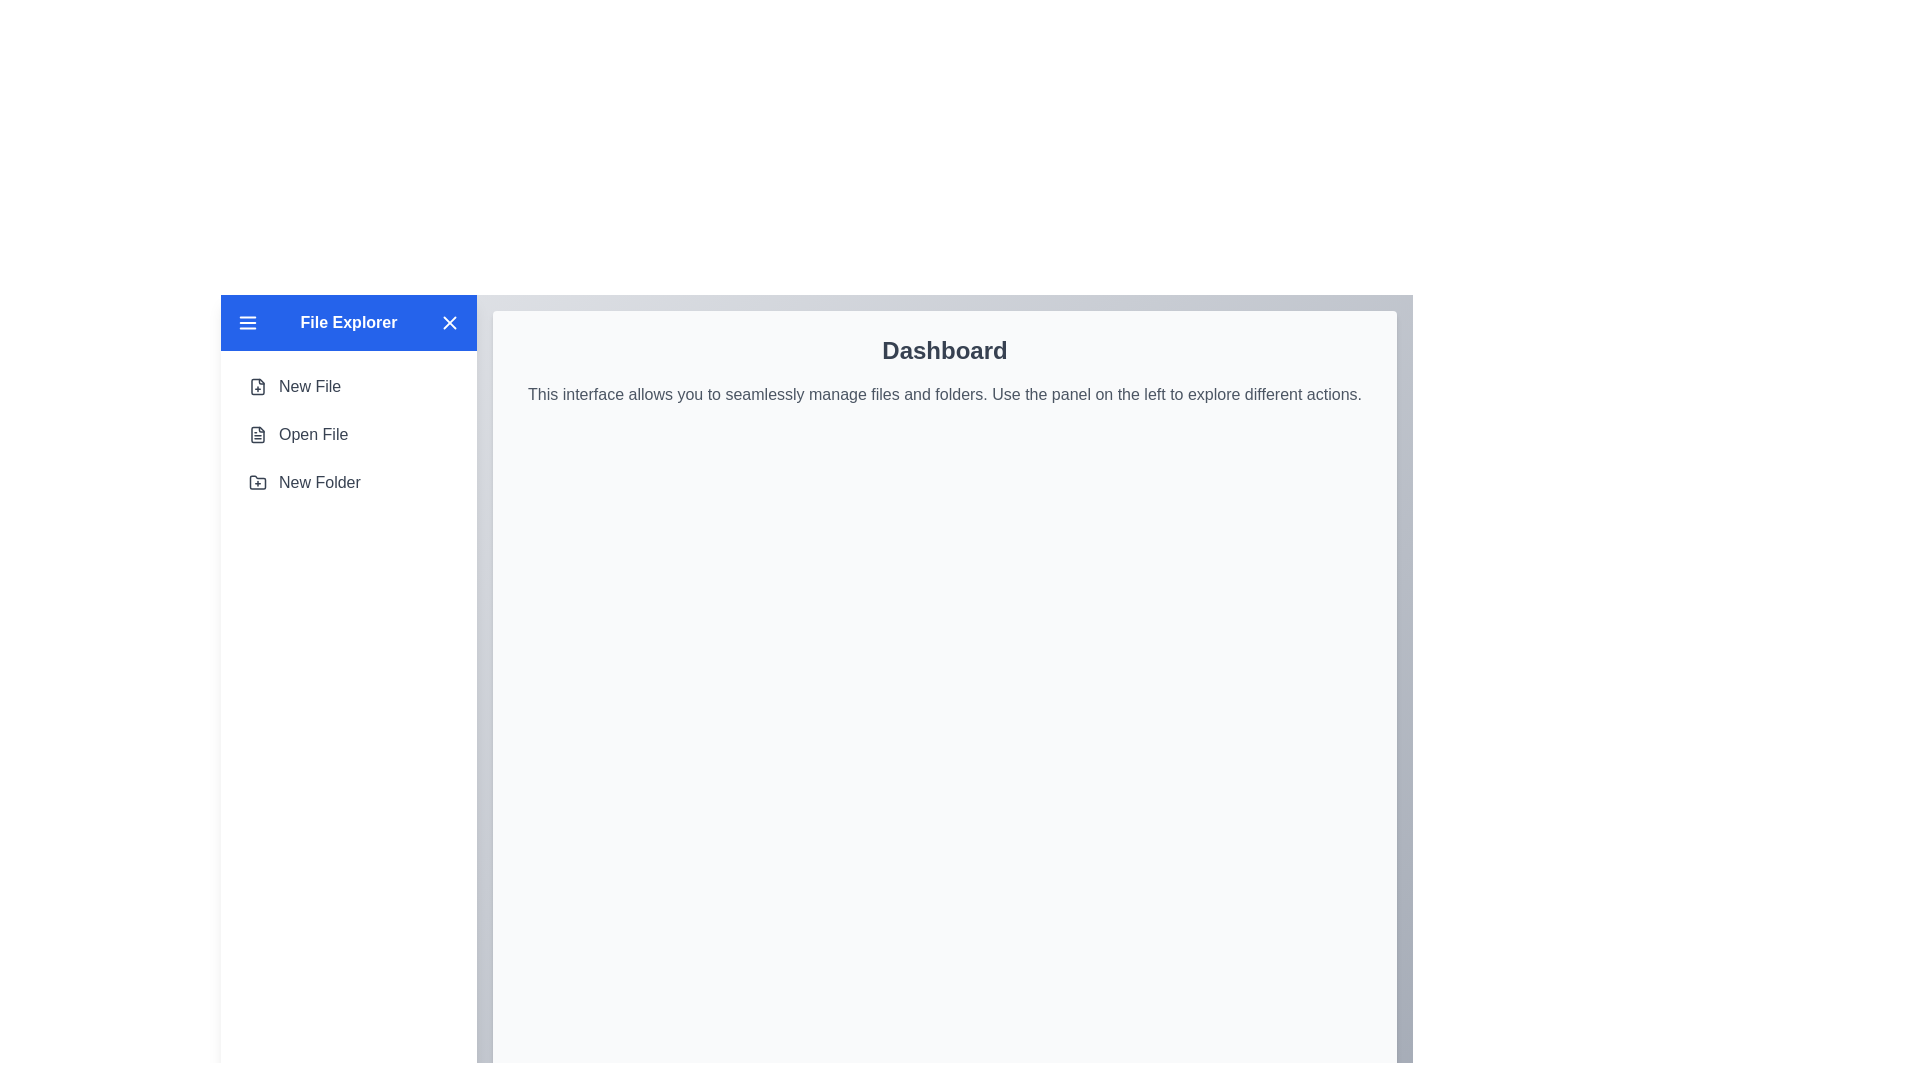  Describe the element at coordinates (449, 322) in the screenshot. I see `the button located at the top of the left-side menu panel, adjacent to the 'File Explorer' label` at that location.